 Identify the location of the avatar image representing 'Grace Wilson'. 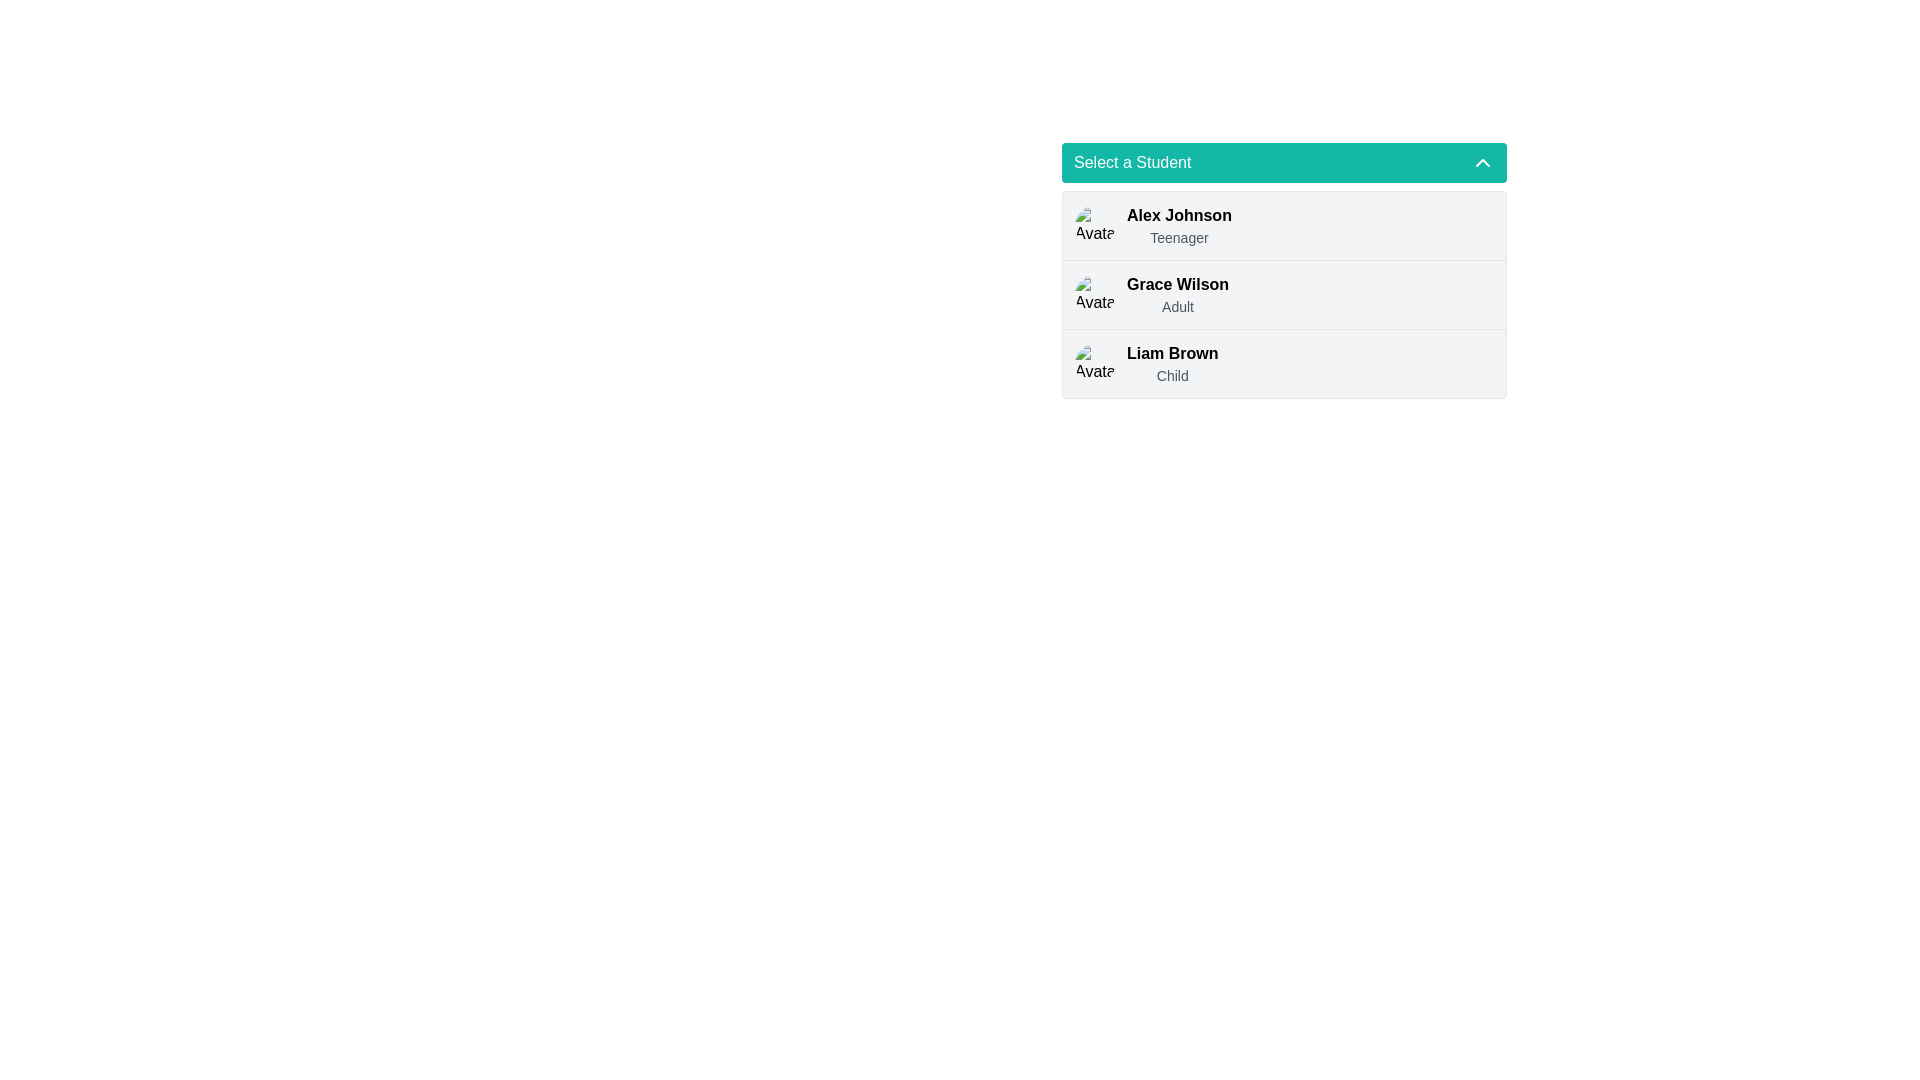
(1093, 294).